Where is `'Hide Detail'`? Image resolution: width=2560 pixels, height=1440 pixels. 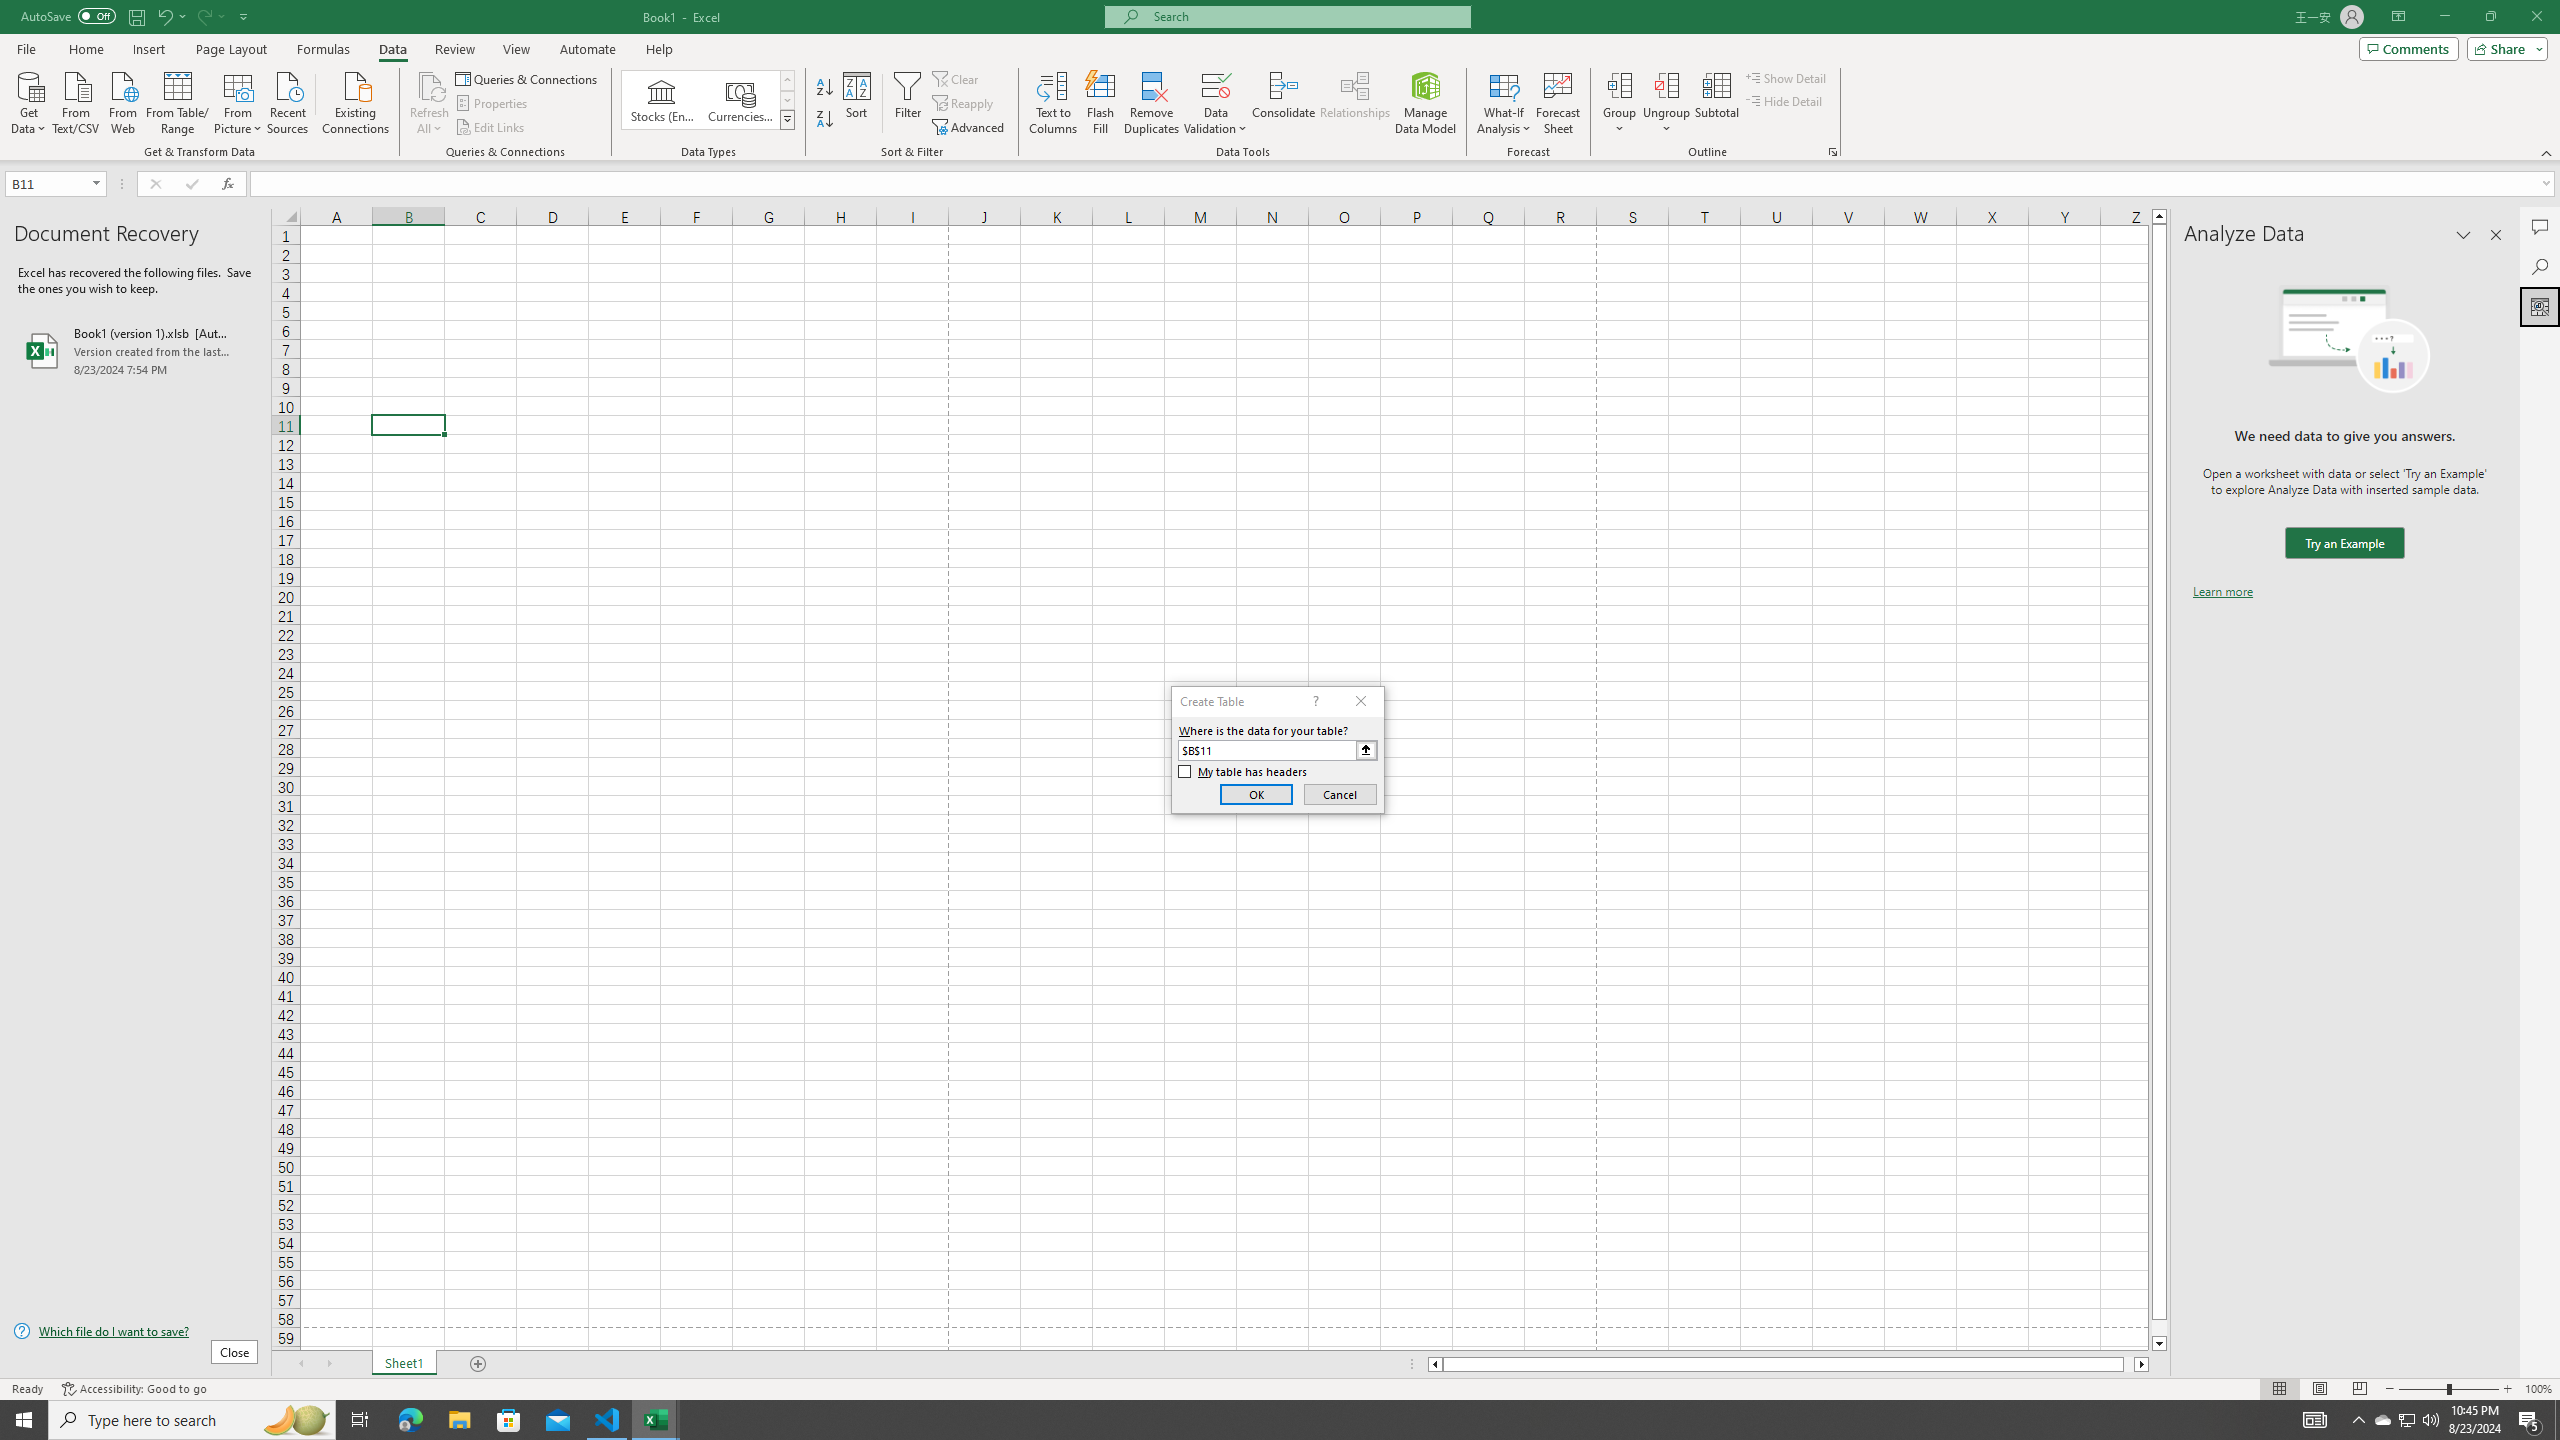
'Hide Detail' is located at coordinates (1784, 99).